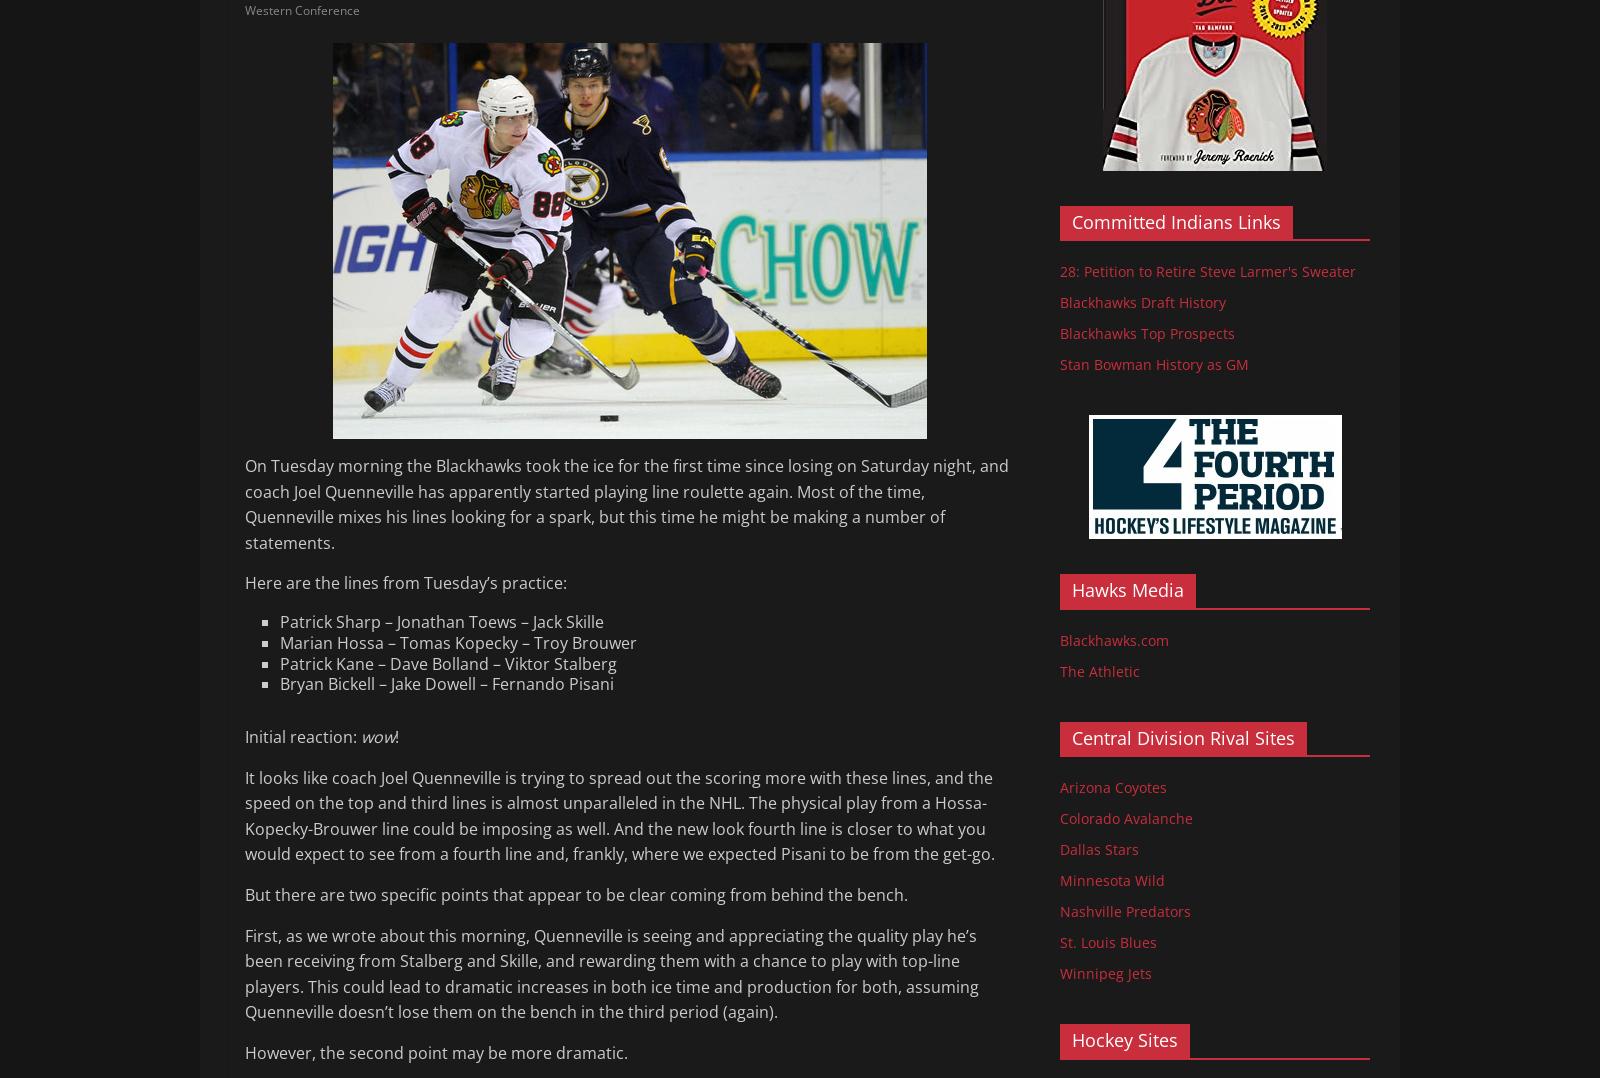 The height and width of the screenshot is (1078, 1600). What do you see at coordinates (447, 662) in the screenshot?
I see `'Patrick Kane – Dave Bolland – Viktor Stalberg'` at bounding box center [447, 662].